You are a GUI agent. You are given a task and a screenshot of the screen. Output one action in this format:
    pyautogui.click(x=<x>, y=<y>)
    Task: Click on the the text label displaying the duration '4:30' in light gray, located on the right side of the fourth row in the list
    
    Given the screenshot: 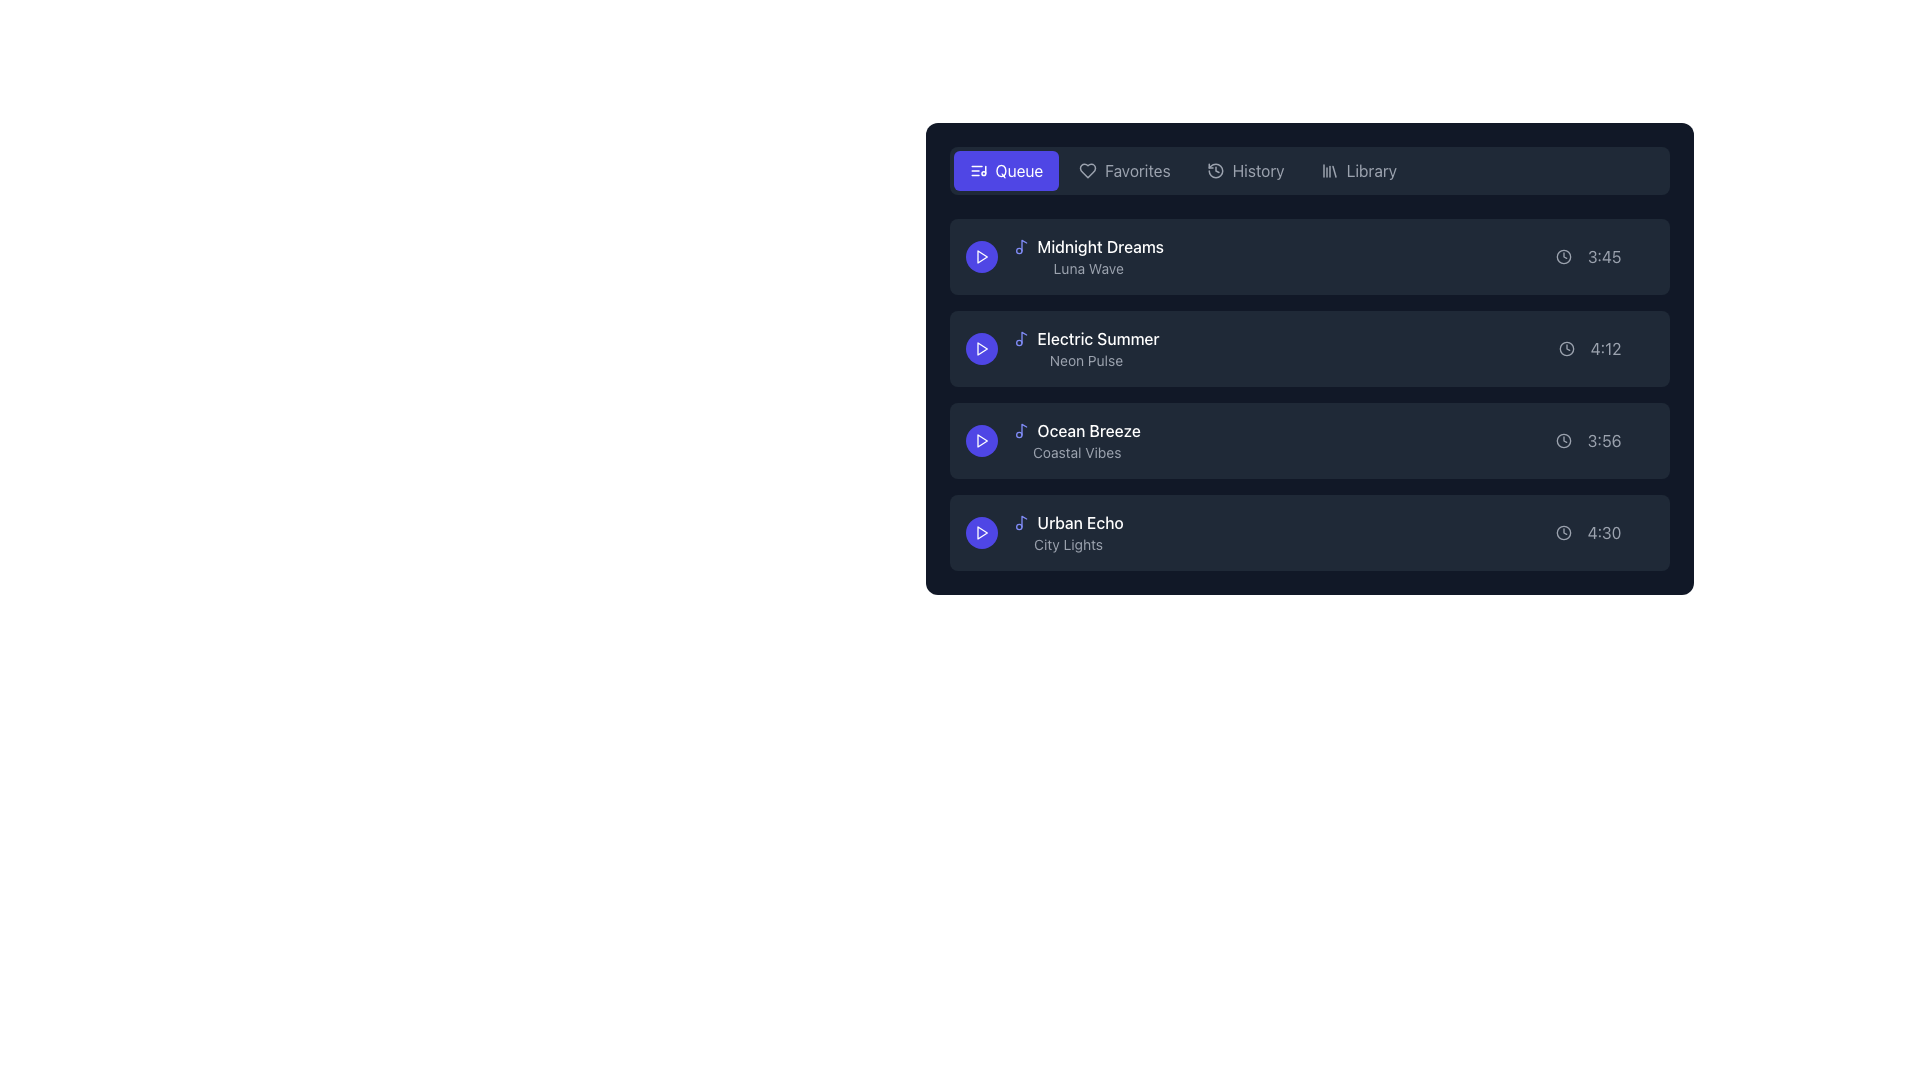 What is the action you would take?
    pyautogui.click(x=1604, y=531)
    